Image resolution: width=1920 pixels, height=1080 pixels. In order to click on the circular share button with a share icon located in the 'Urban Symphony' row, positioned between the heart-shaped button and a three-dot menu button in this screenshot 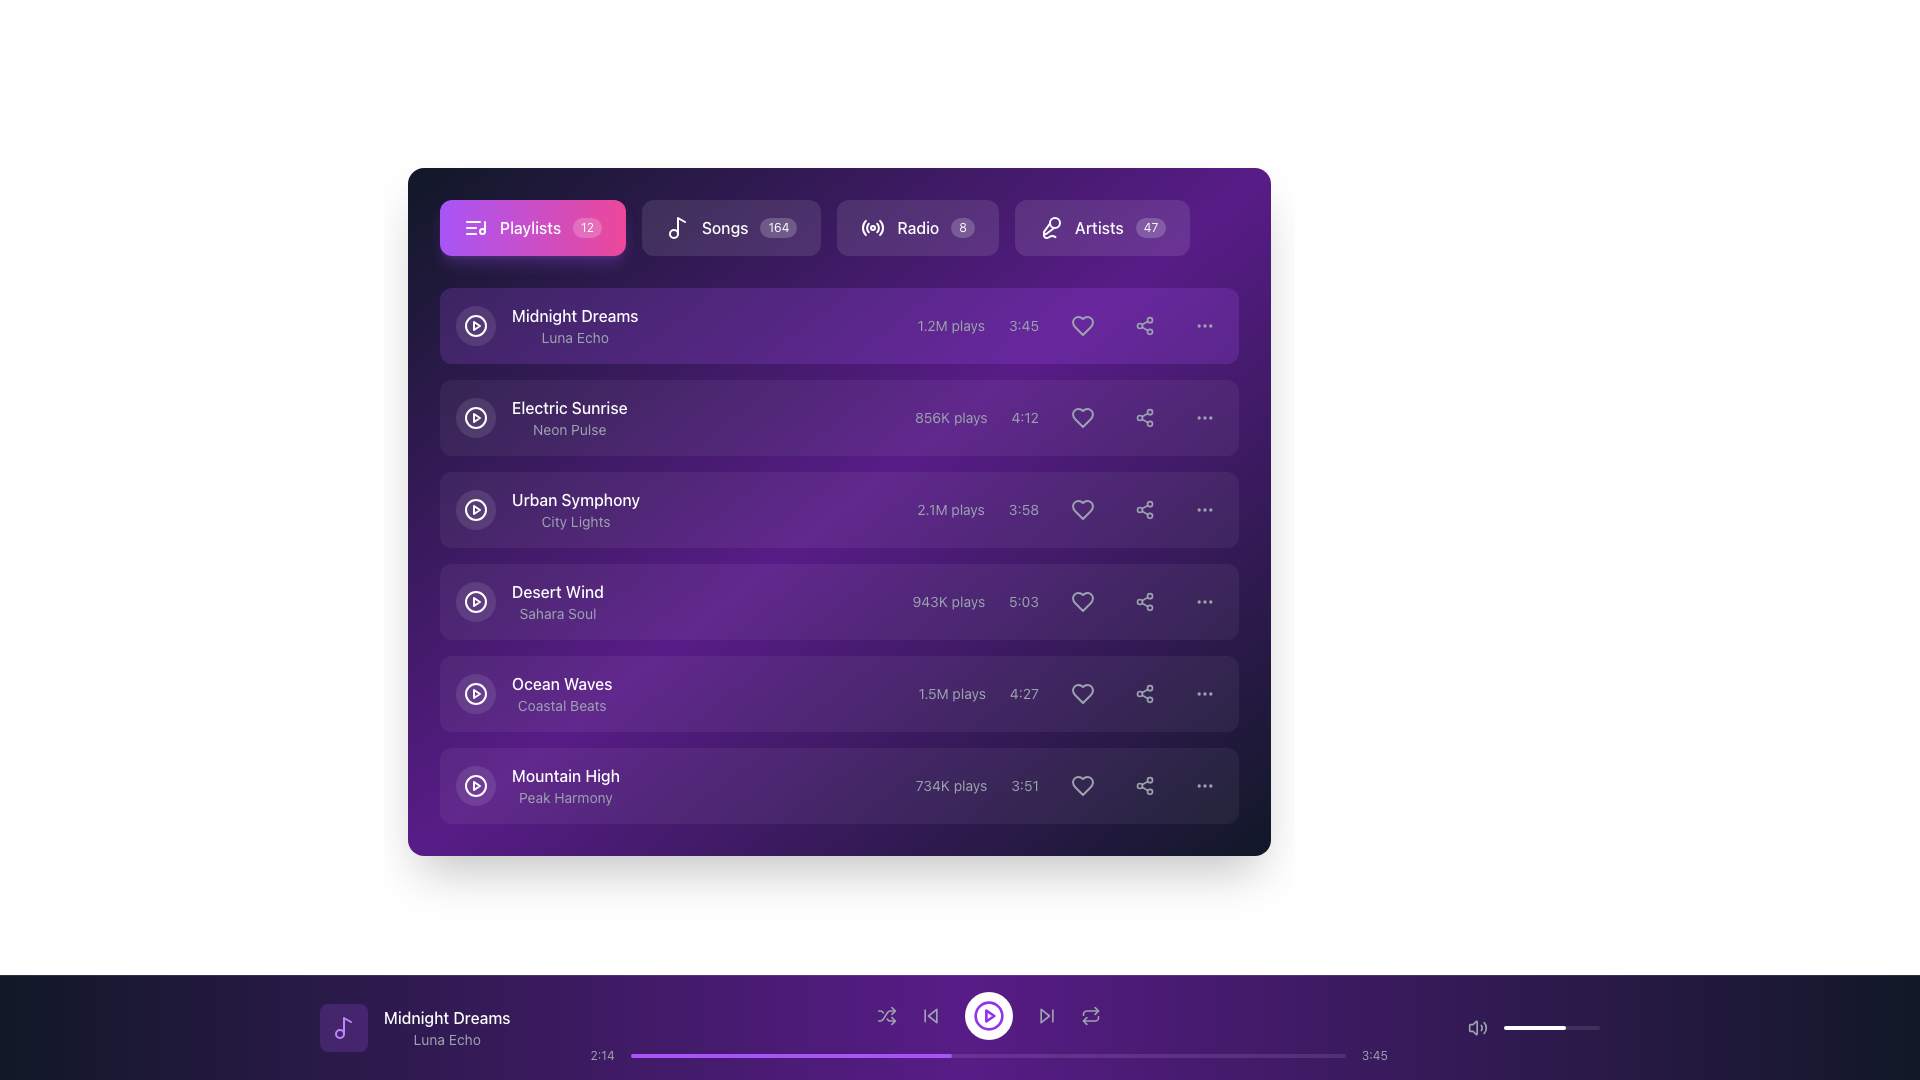, I will do `click(1145, 508)`.